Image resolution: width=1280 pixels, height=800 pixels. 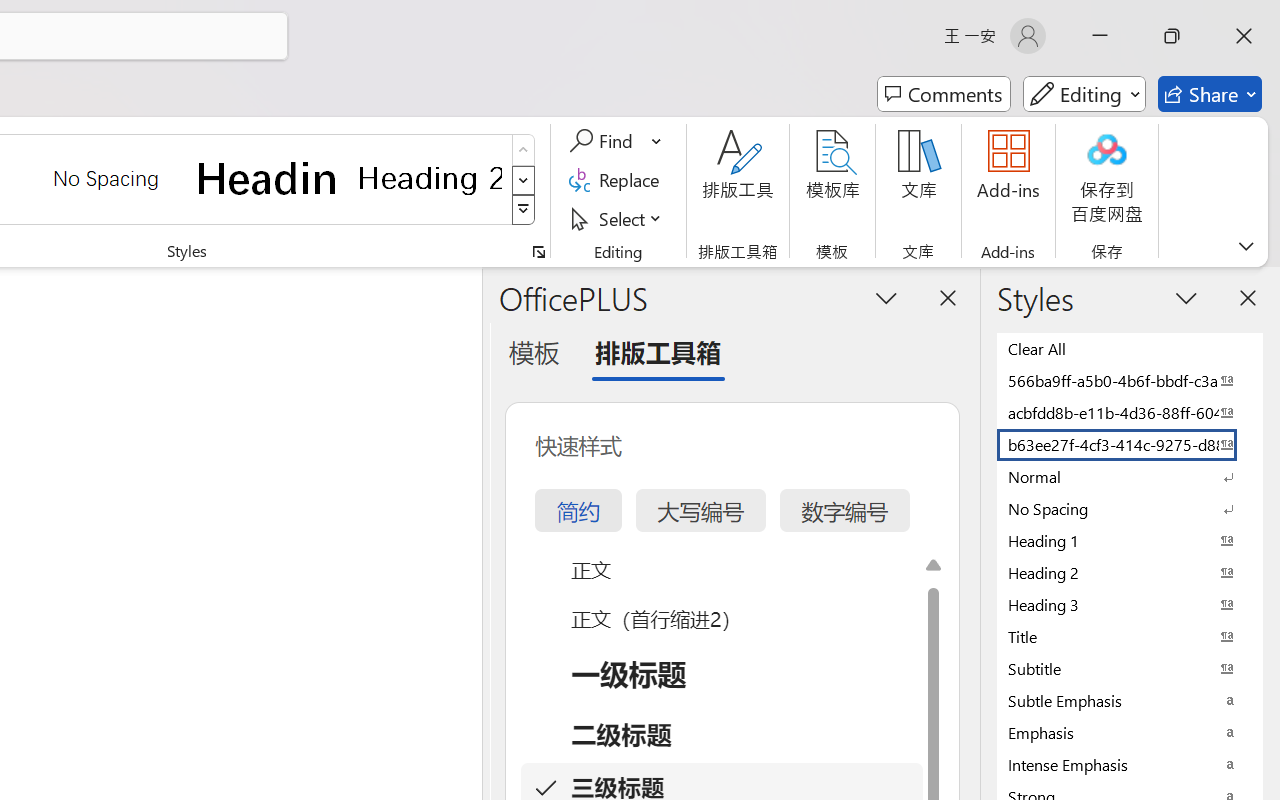 I want to click on 'acbfdd8b-e11b-4d36-88ff-6049b138f862', so click(x=1130, y=412).